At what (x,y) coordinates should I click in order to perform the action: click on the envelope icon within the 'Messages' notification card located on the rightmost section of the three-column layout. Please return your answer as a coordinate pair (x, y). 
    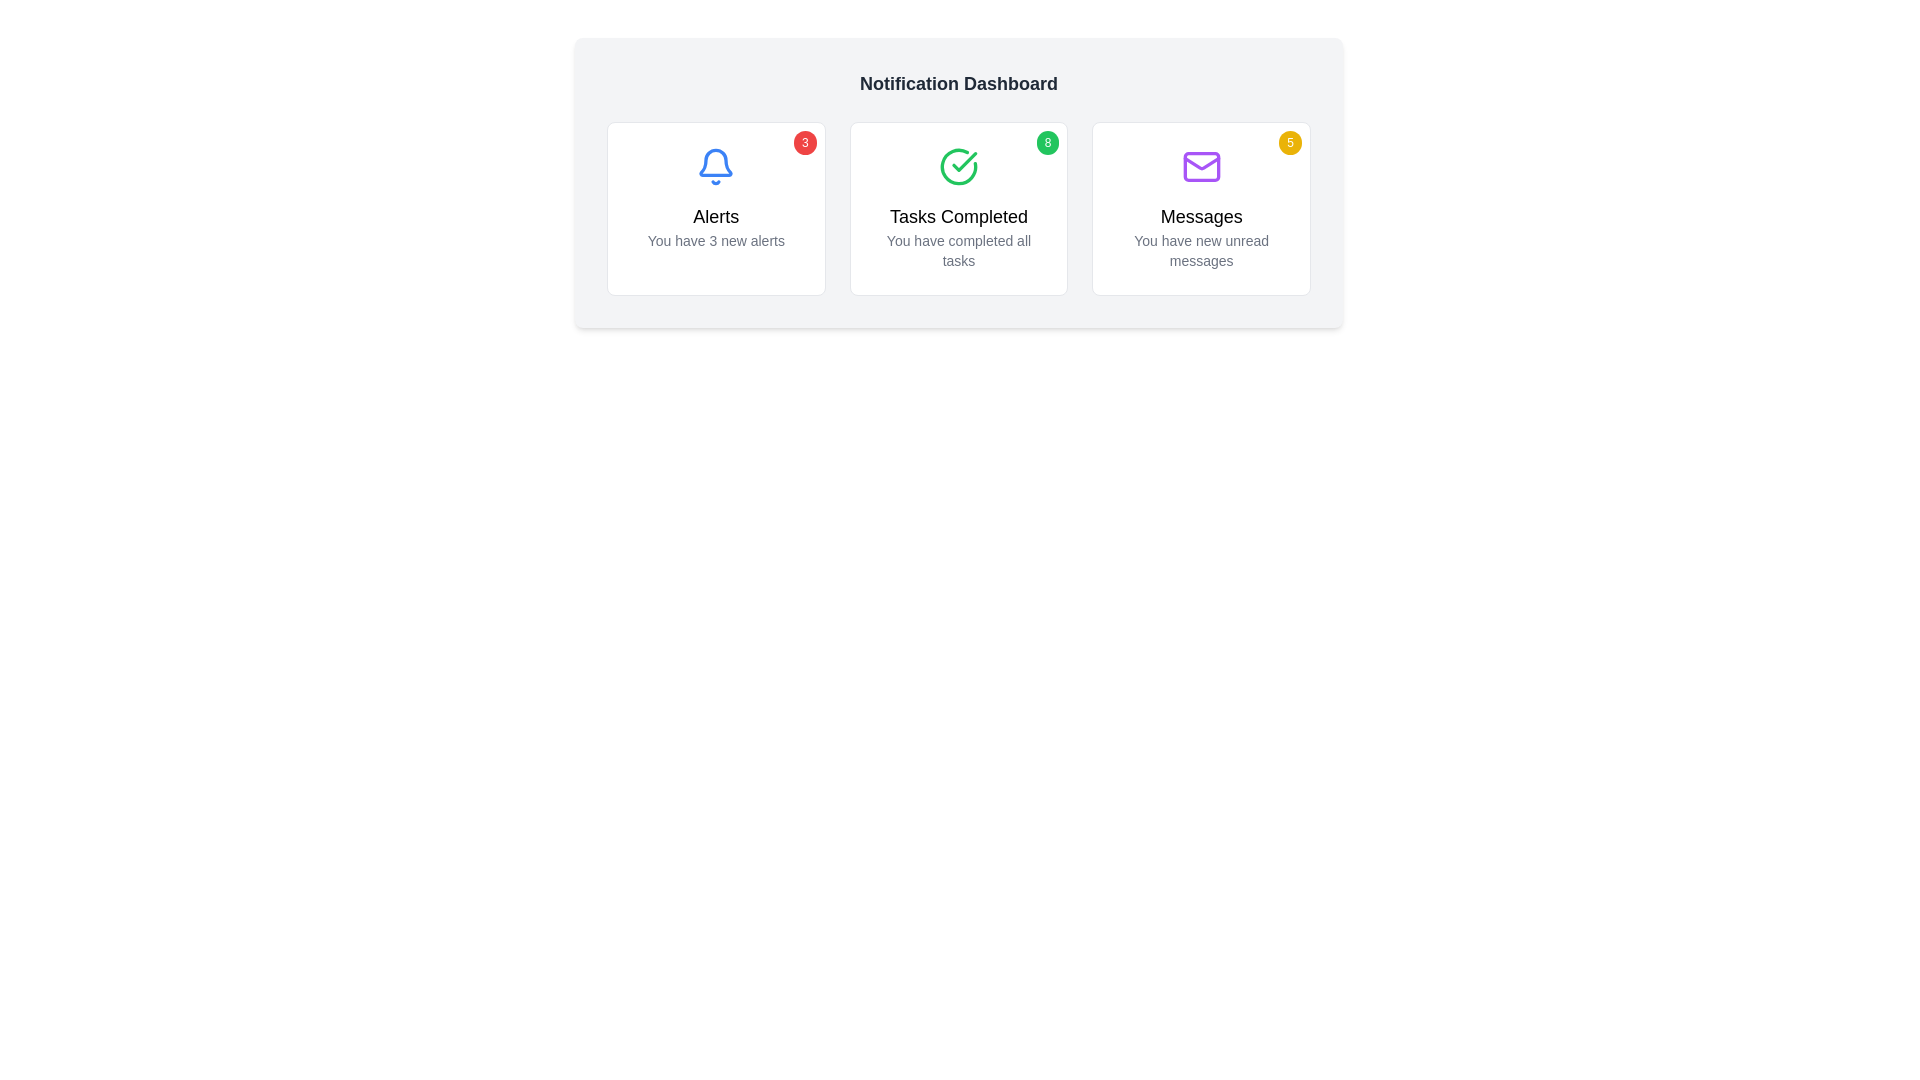
    Looking at the image, I should click on (1200, 165).